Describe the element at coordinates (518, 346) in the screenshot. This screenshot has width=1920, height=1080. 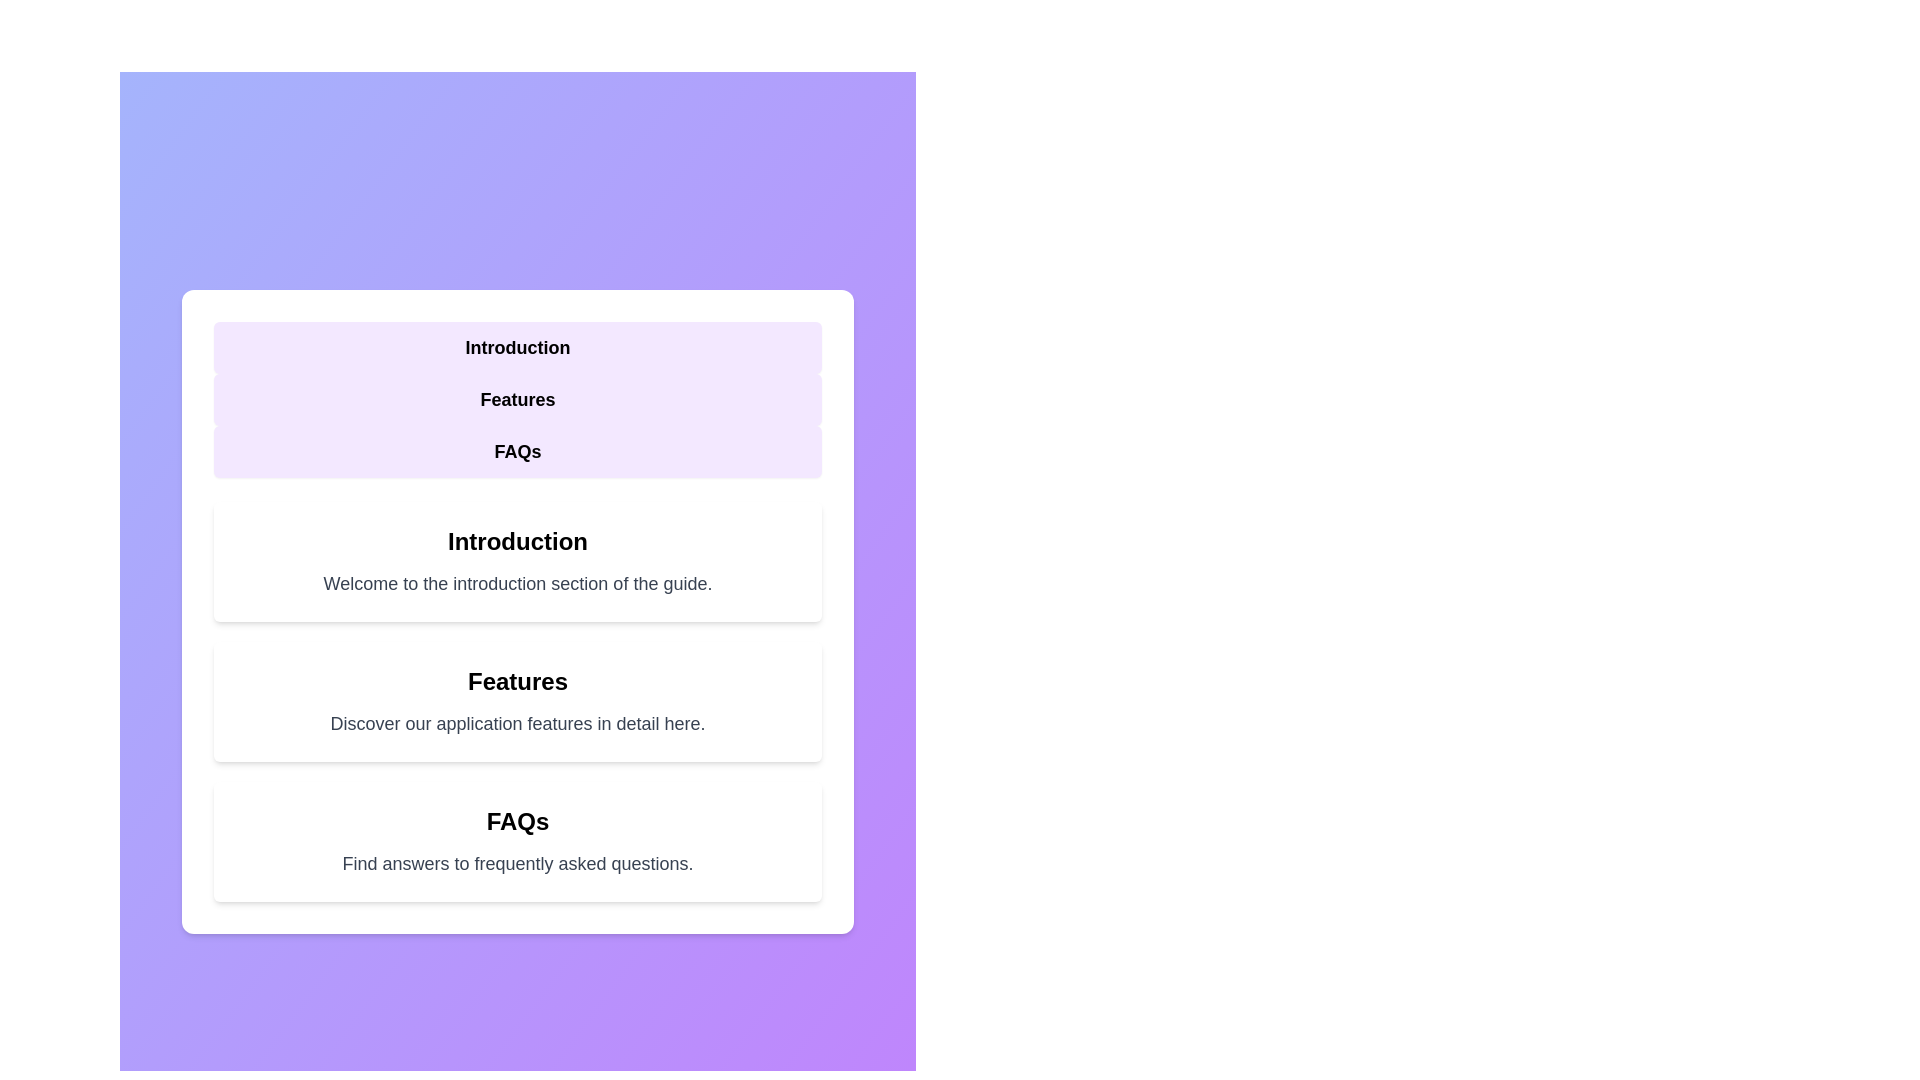
I see `the 'Introduction' button, which is a light purple rectangular button with rounded corners and bold black text` at that location.